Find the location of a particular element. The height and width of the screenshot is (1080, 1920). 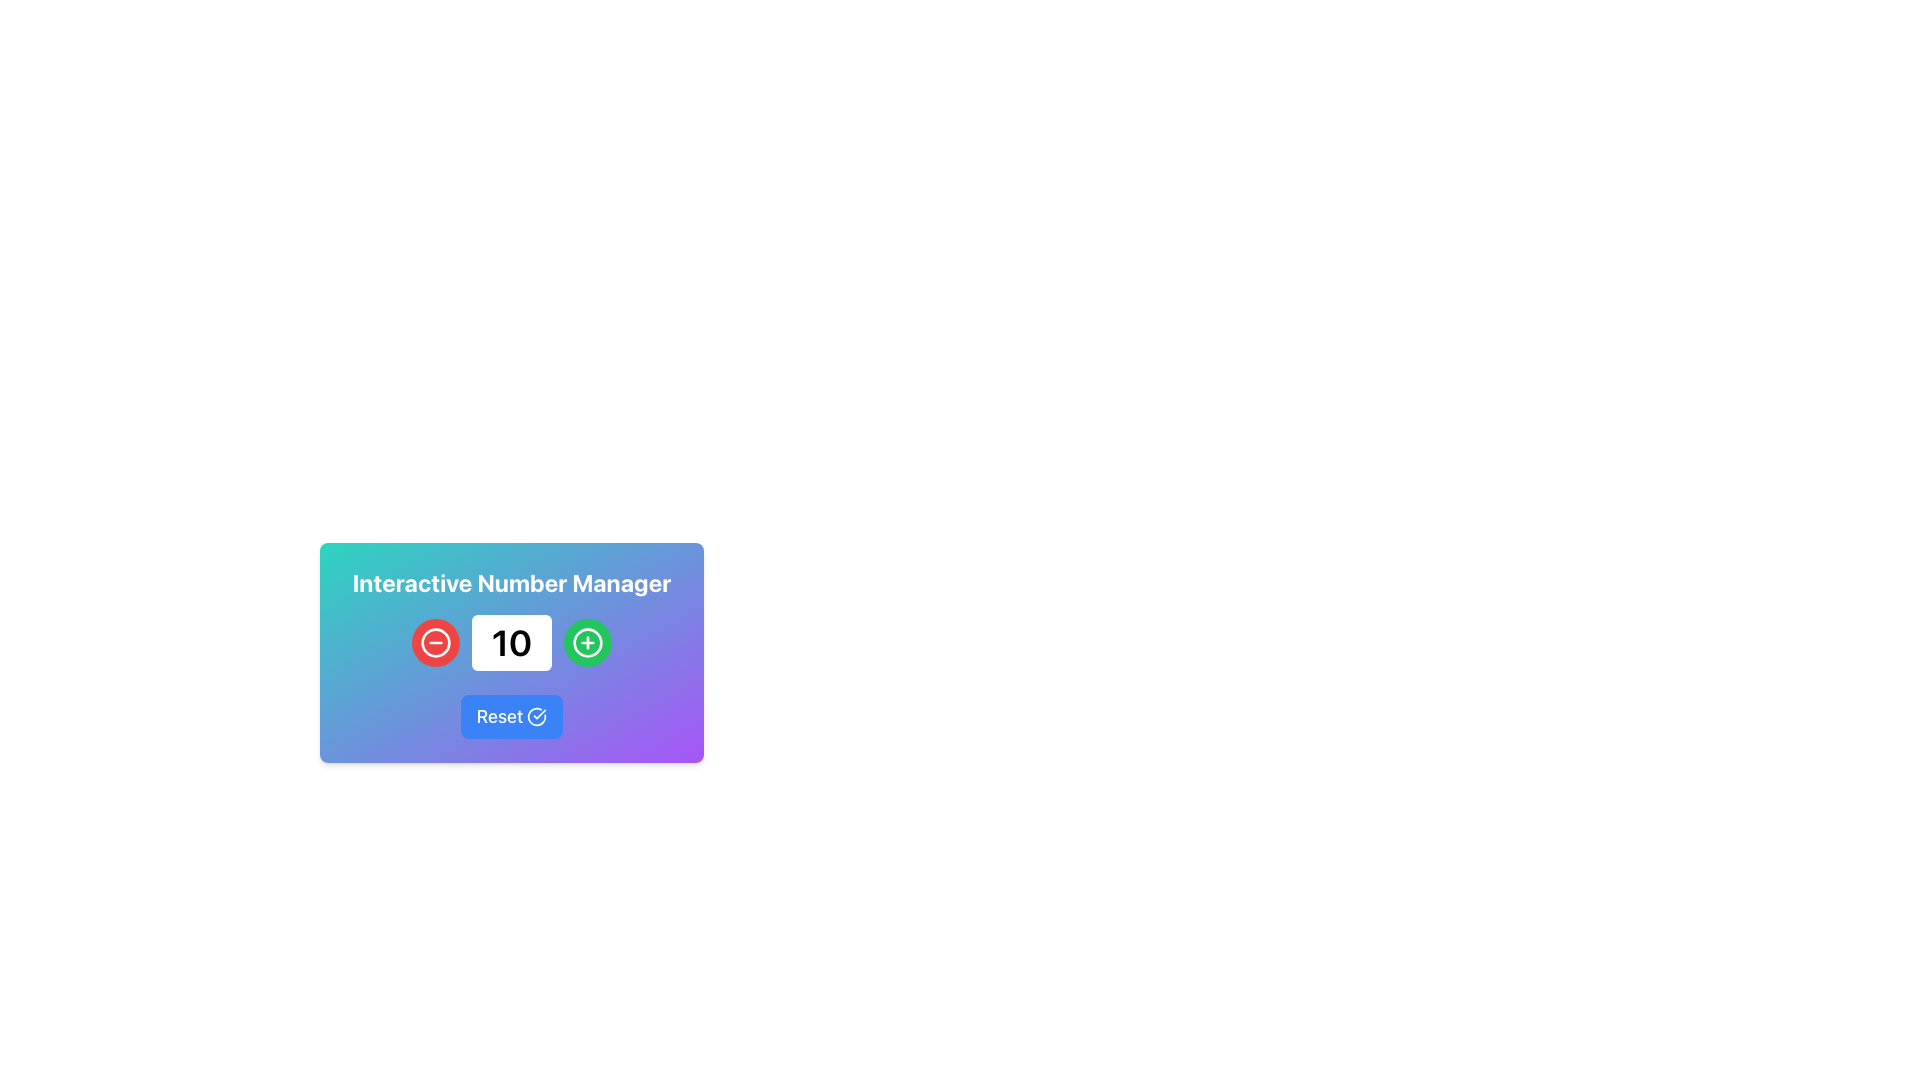

the circular green button with a white plus sign to increase the number in the number manager interface is located at coordinates (587, 643).